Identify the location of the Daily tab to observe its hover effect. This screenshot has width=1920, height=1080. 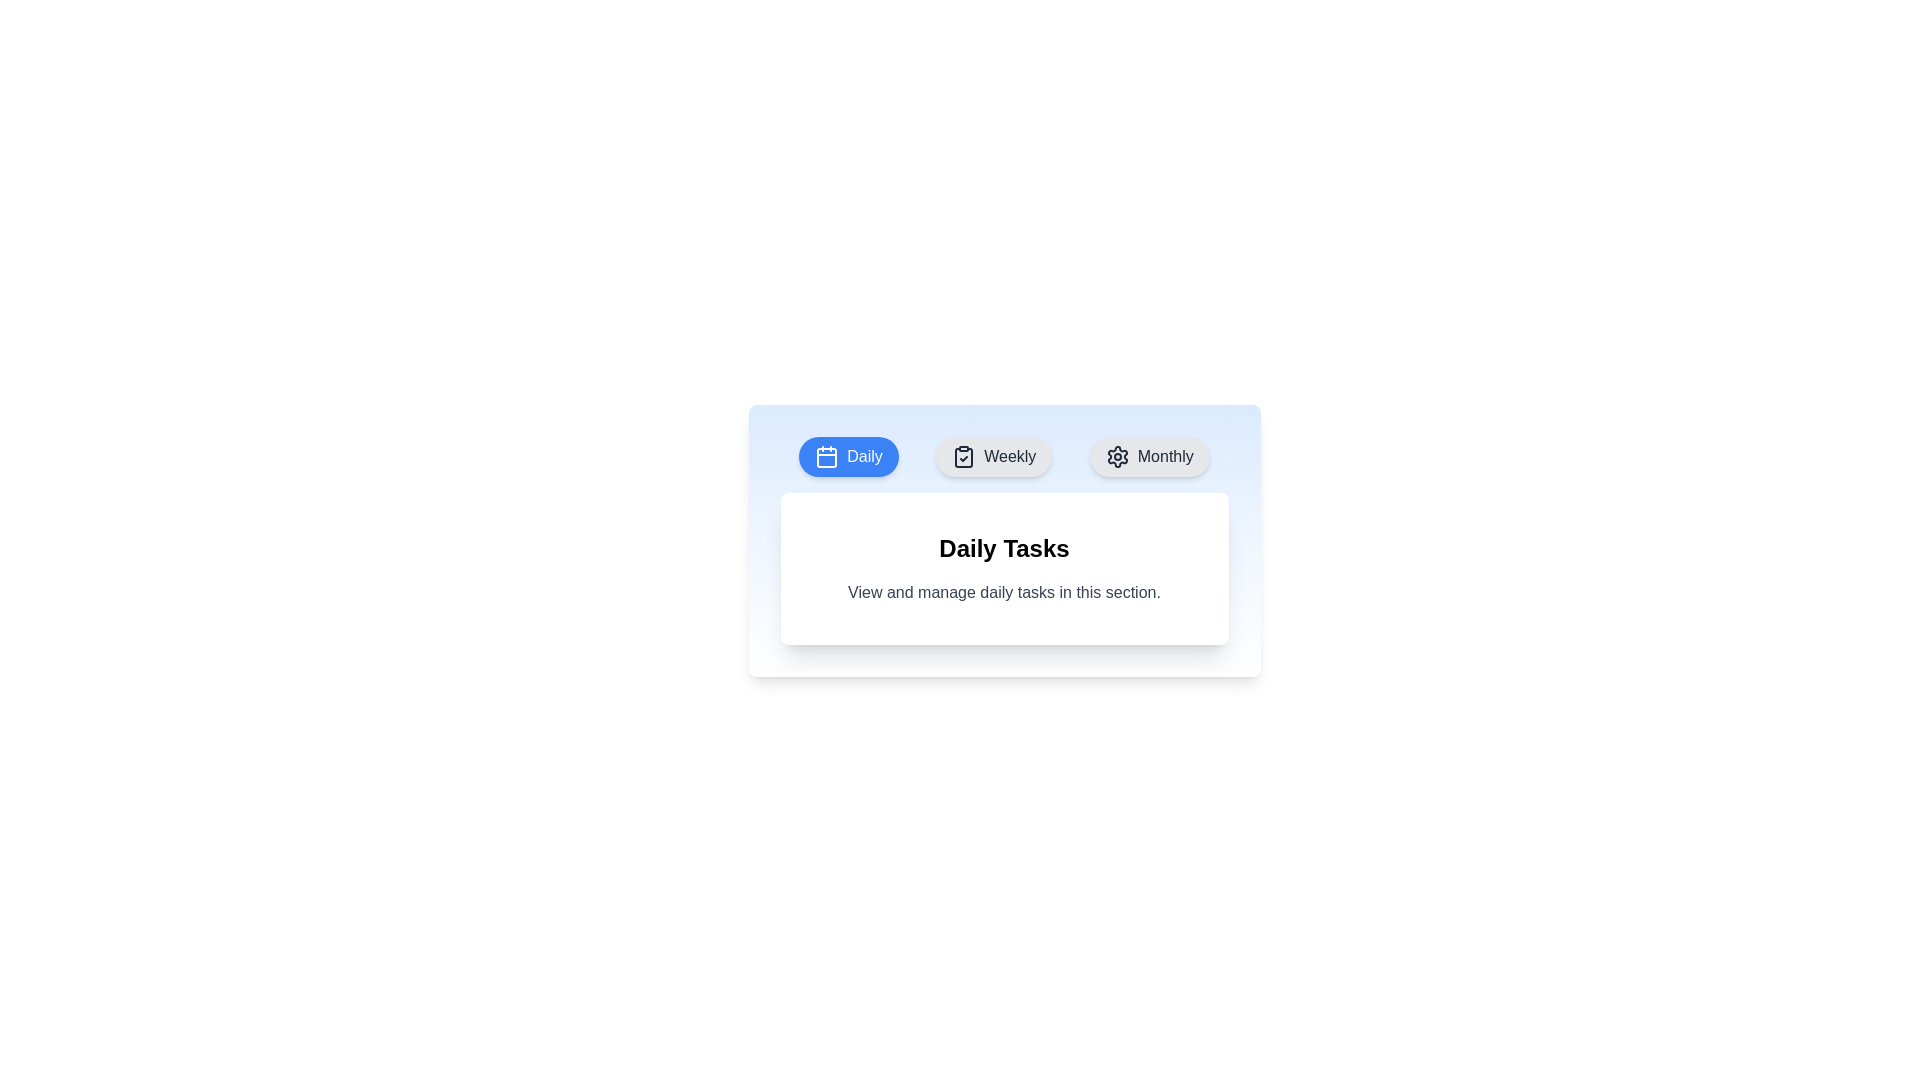
(849, 456).